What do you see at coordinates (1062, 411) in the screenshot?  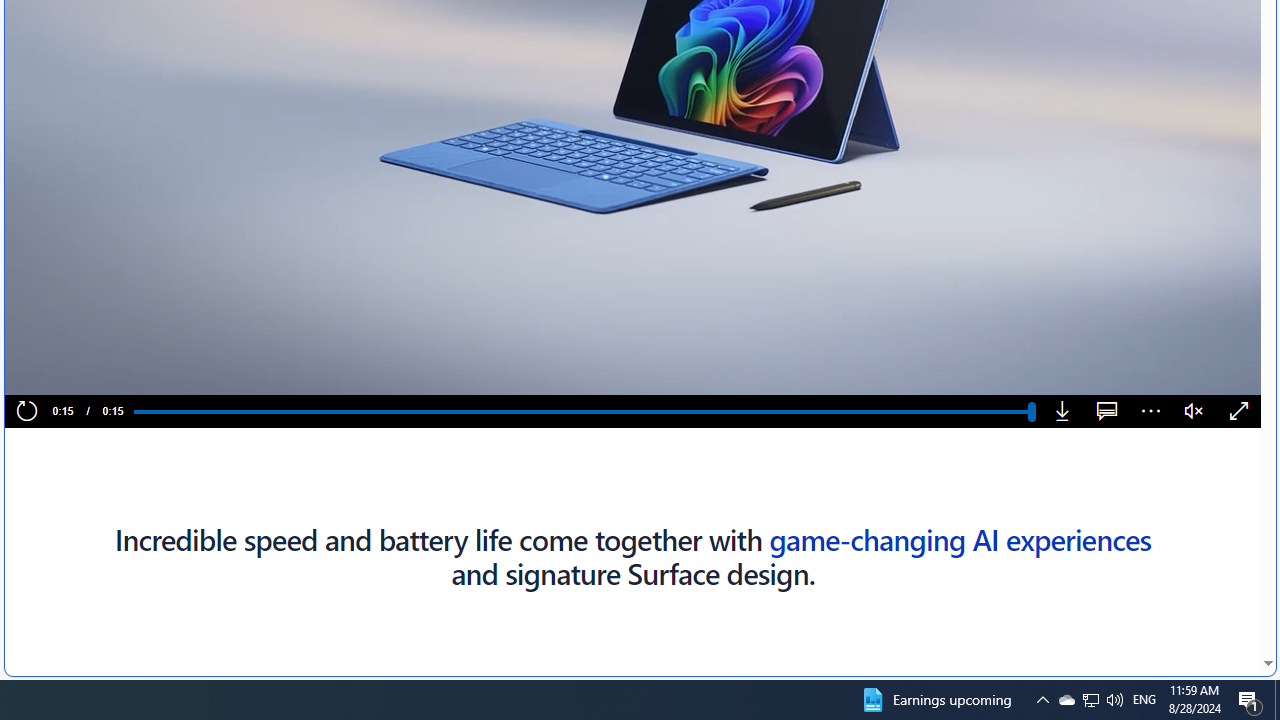 I see `'Download'` at bounding box center [1062, 411].